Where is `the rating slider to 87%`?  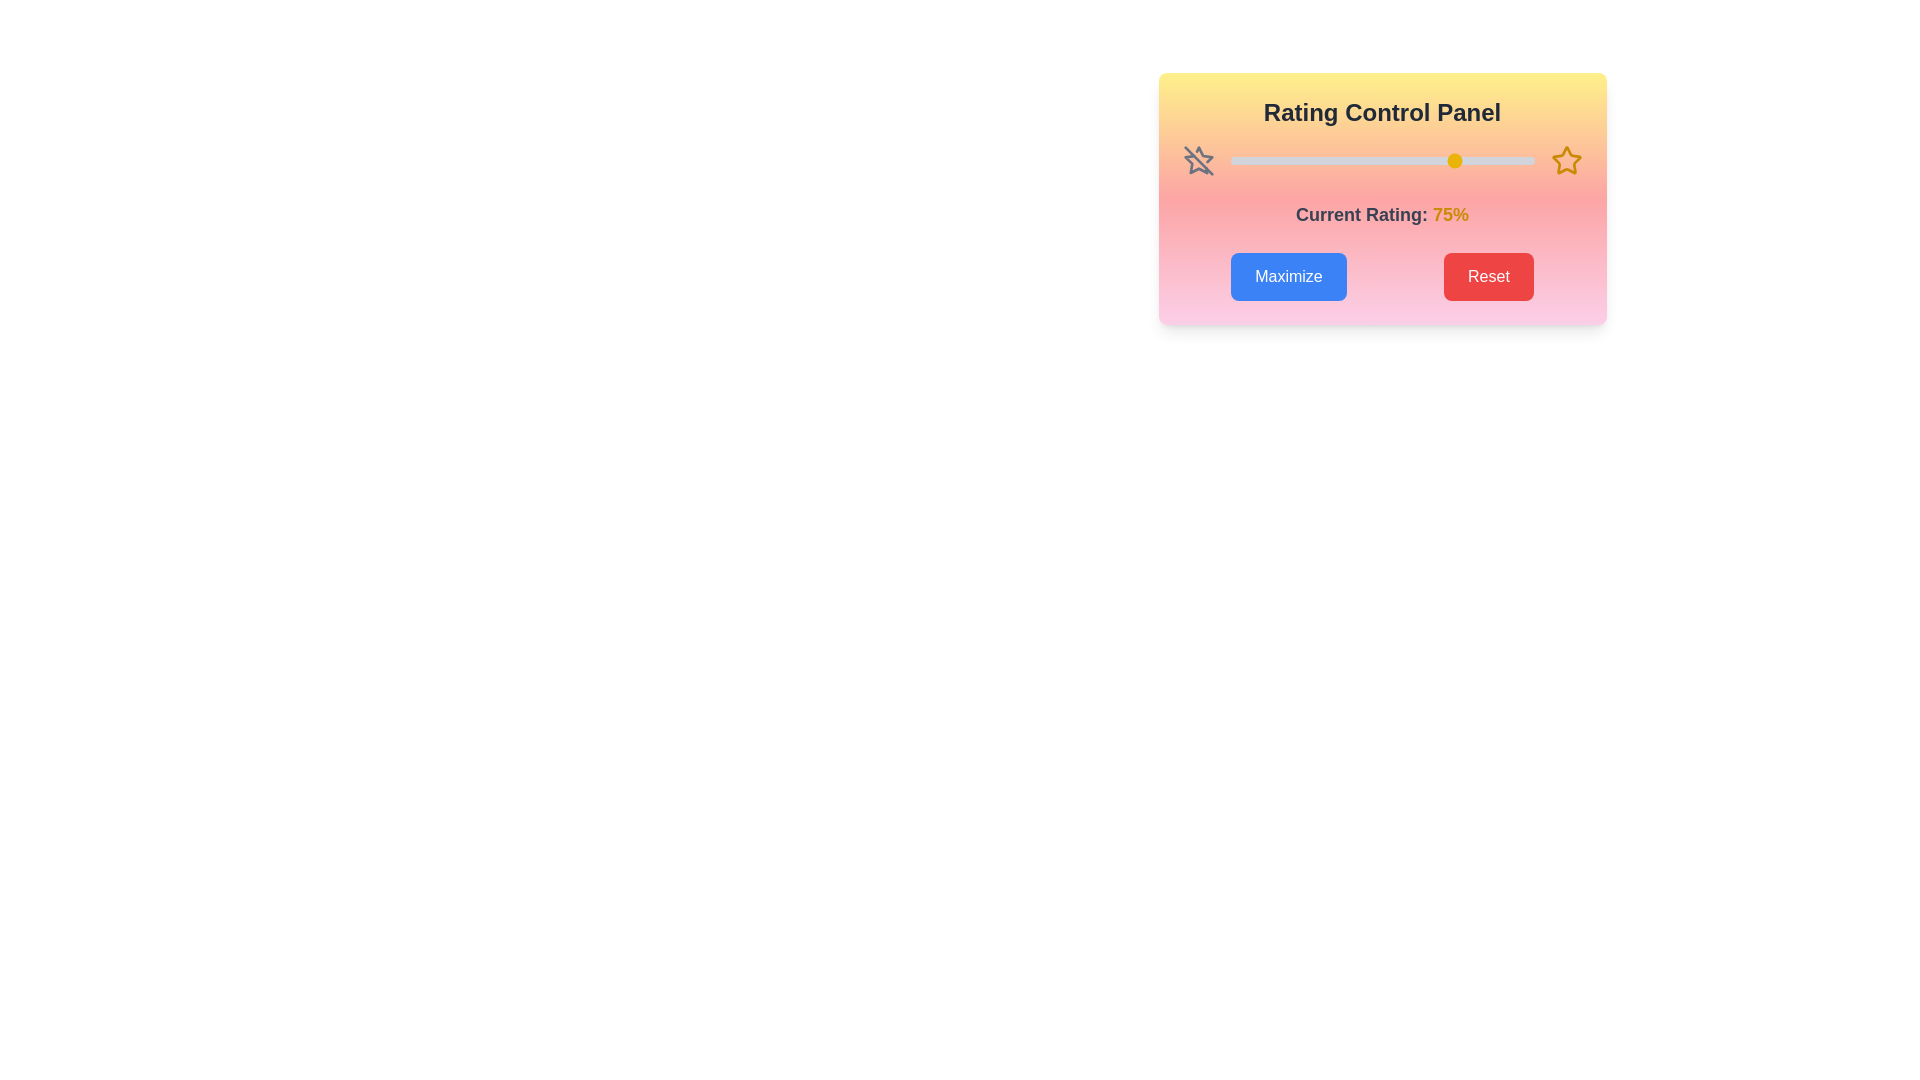
the rating slider to 87% is located at coordinates (1494, 160).